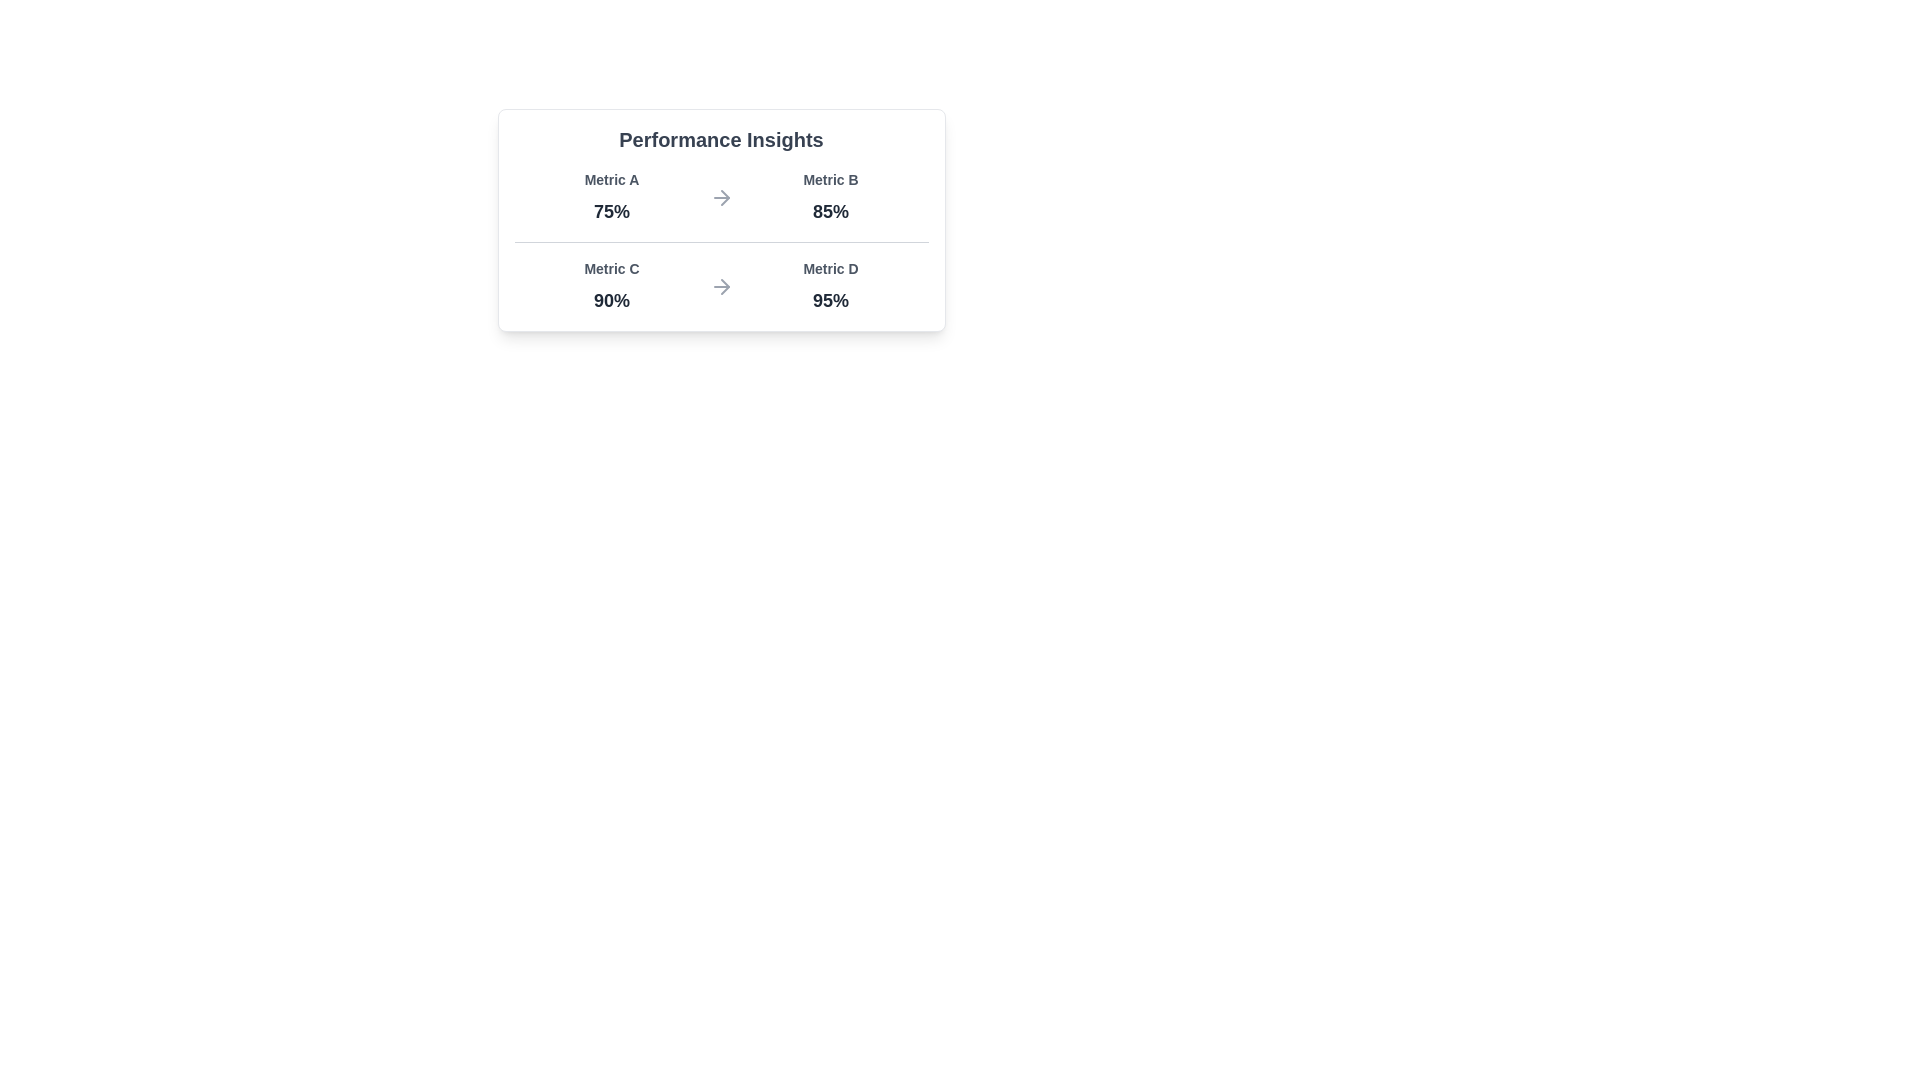  Describe the element at coordinates (610, 286) in the screenshot. I see `the text-based metric display indicating 'Metric C' with a value of 90%, located in the bottom-left quadrant of the 'Performance Insights' card layout` at that location.